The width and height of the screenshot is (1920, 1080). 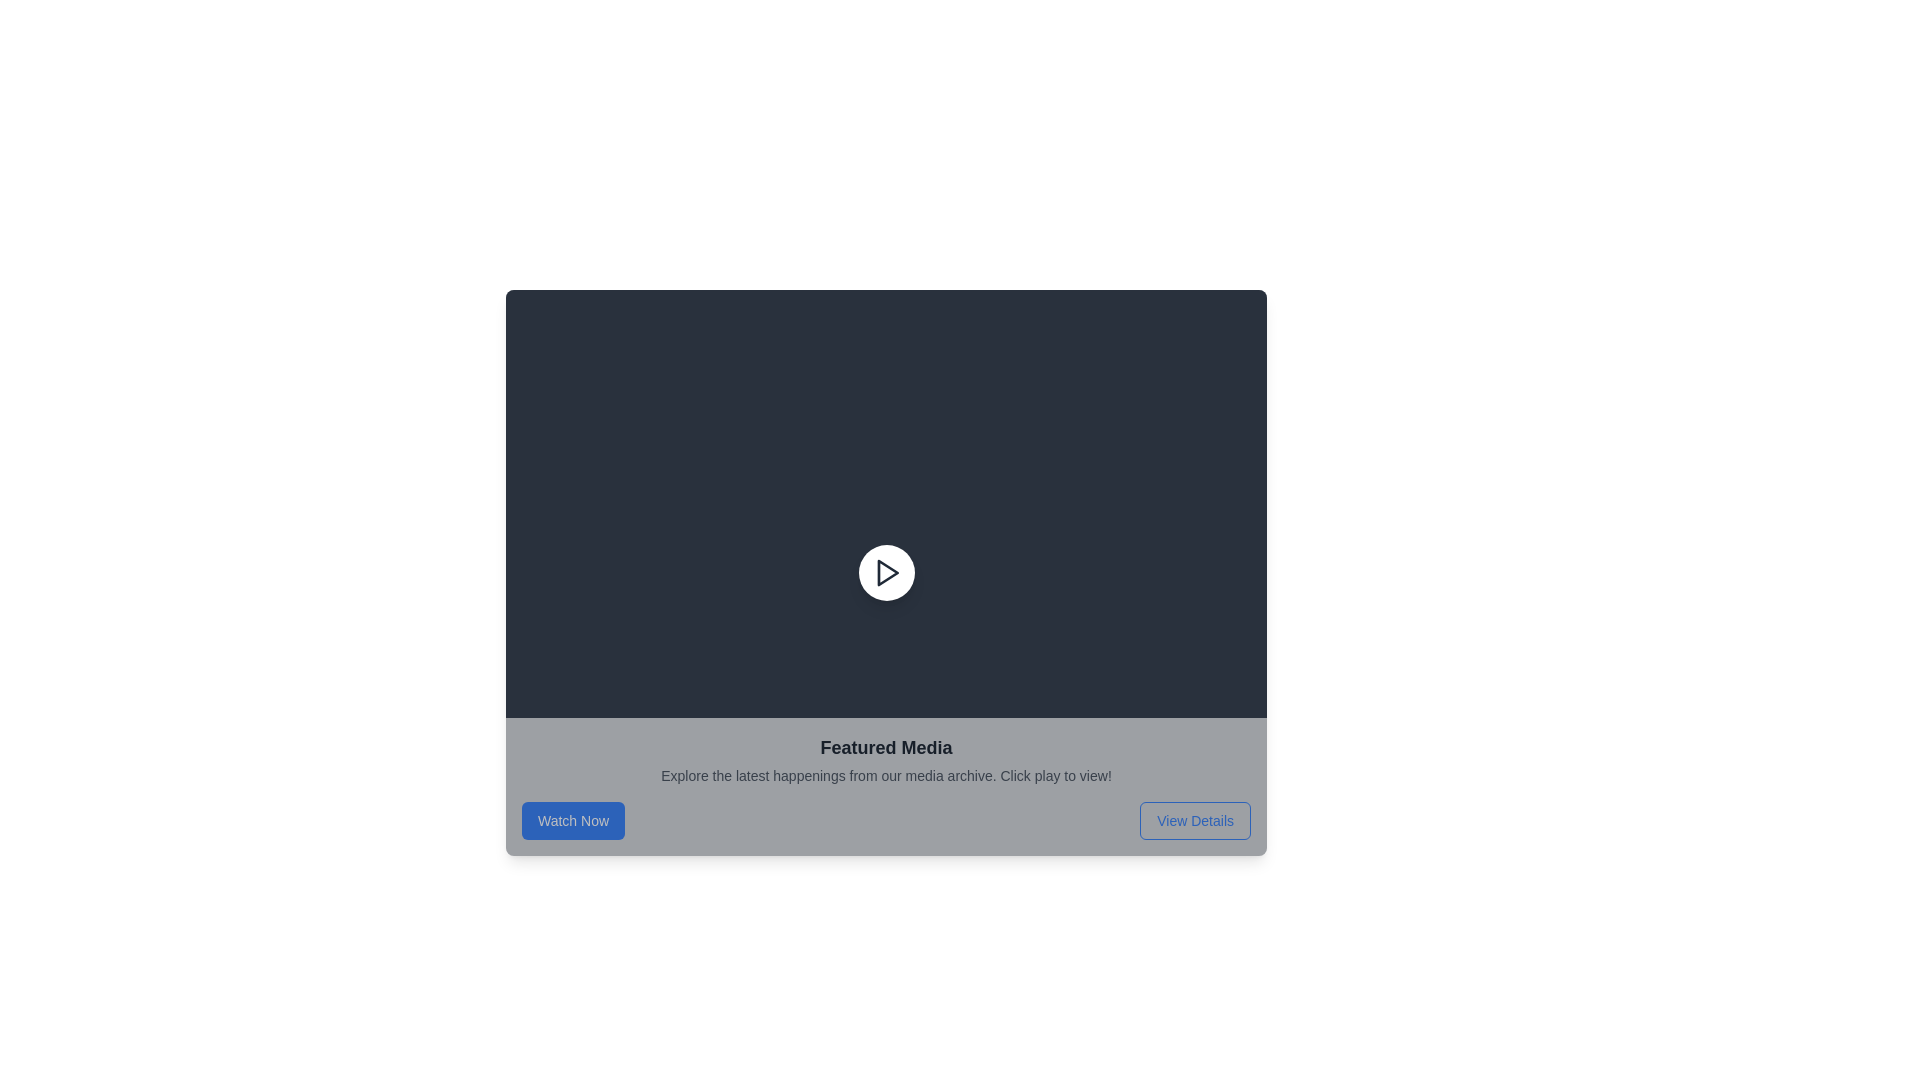 What do you see at coordinates (1195, 821) in the screenshot?
I see `the rectangular button with rounded edges labeled 'View Details'` at bounding box center [1195, 821].